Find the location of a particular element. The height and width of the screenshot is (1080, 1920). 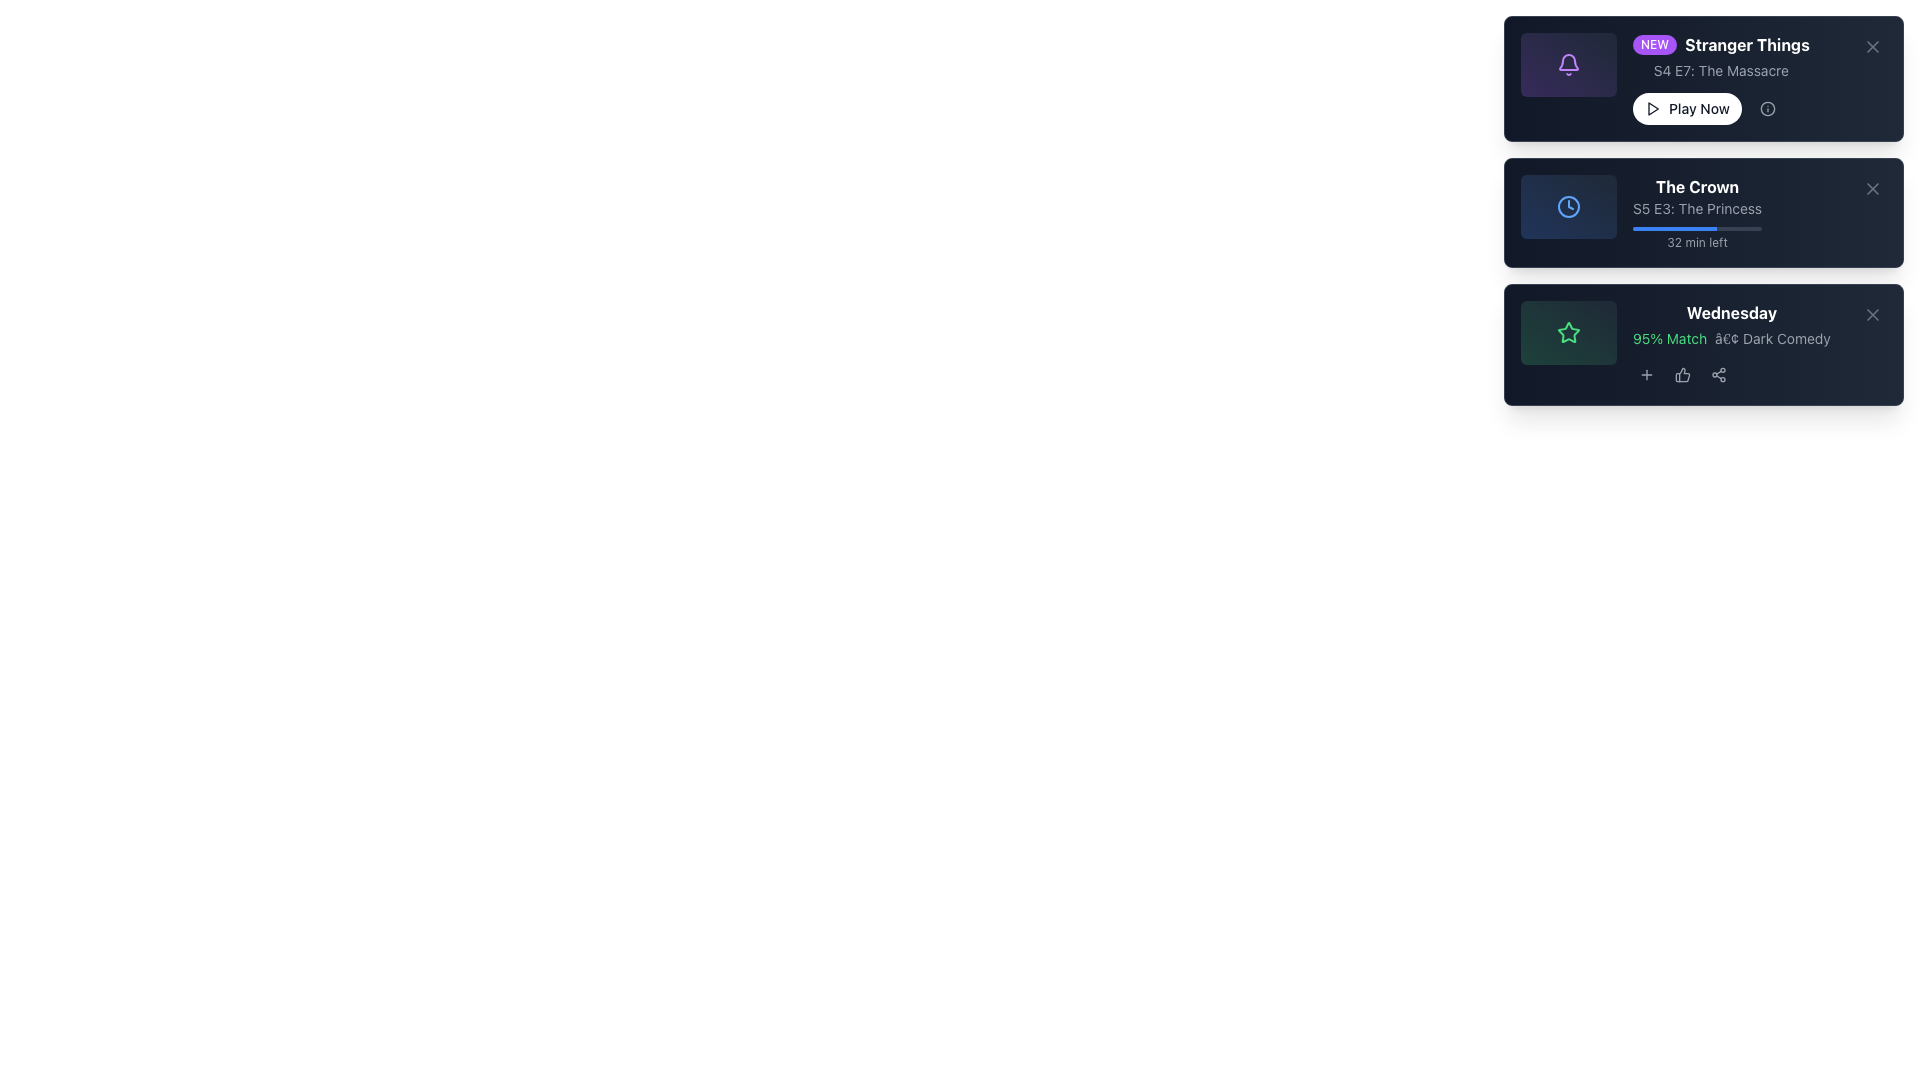

the 'X' icon button located at the top-right corner of the first card in the vertical stack, which is used is located at coordinates (1871, 45).